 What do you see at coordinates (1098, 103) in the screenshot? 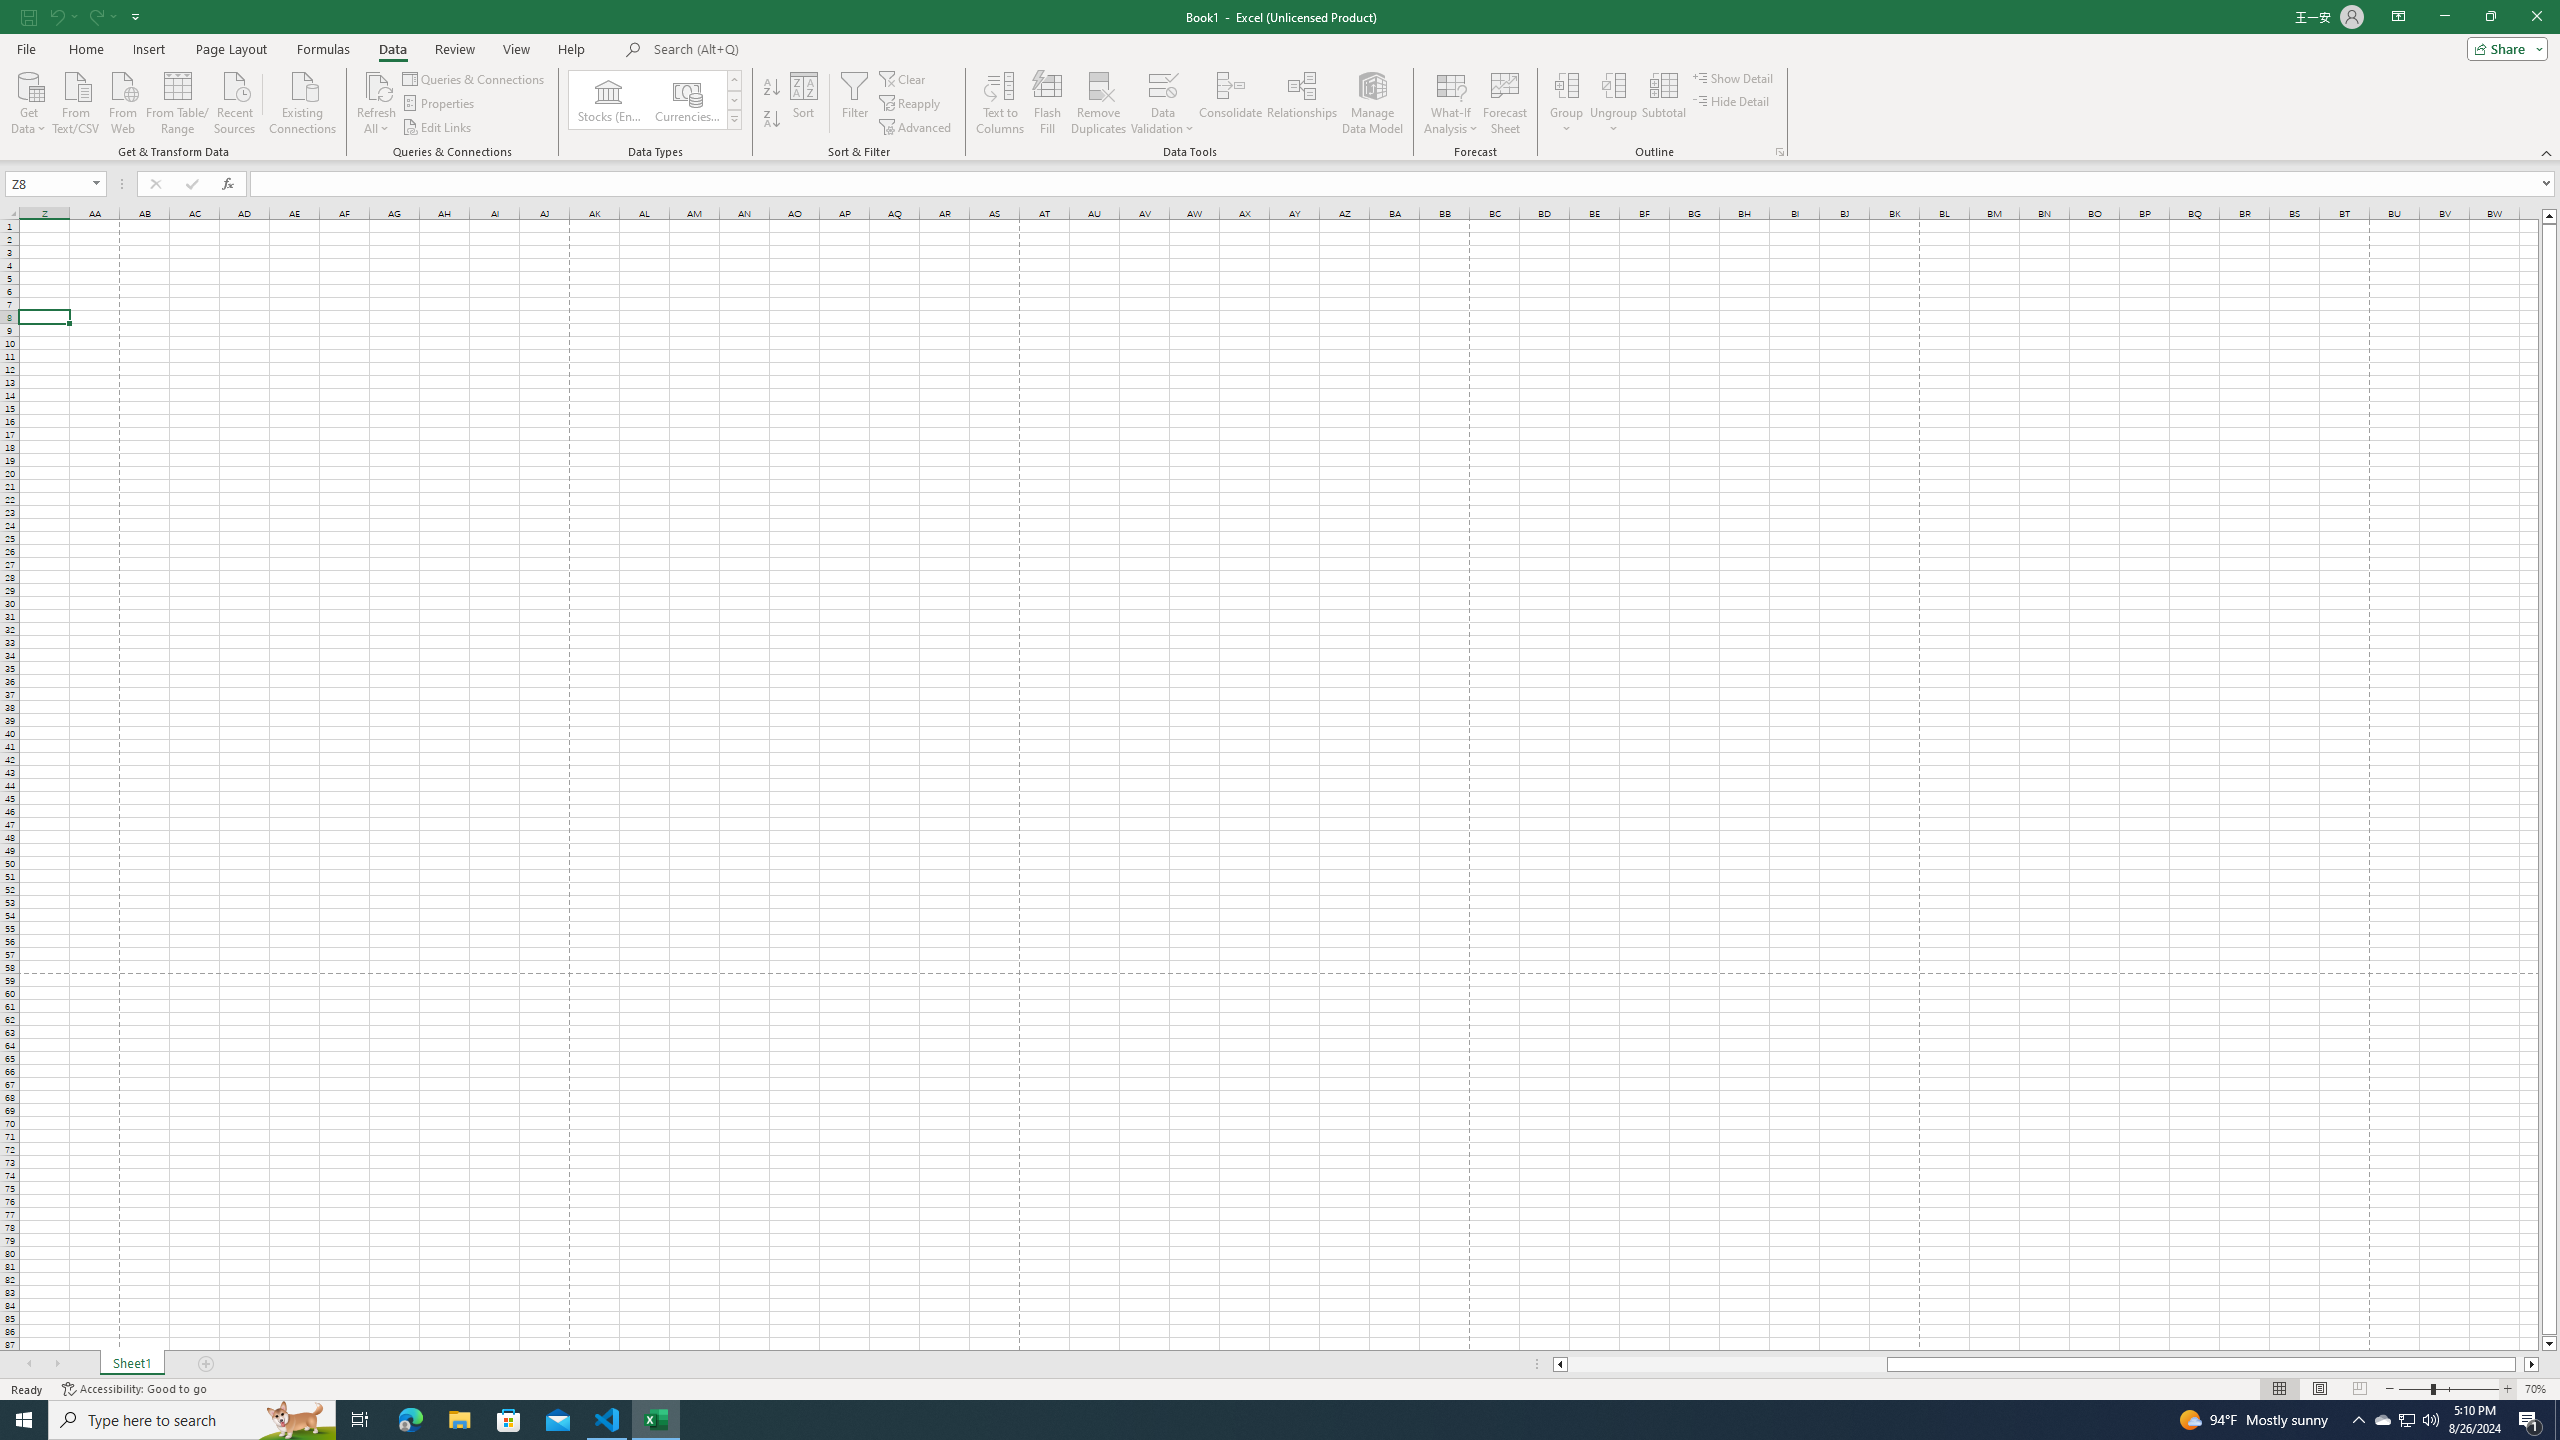
I see `'Remove Duplicates'` at bounding box center [1098, 103].